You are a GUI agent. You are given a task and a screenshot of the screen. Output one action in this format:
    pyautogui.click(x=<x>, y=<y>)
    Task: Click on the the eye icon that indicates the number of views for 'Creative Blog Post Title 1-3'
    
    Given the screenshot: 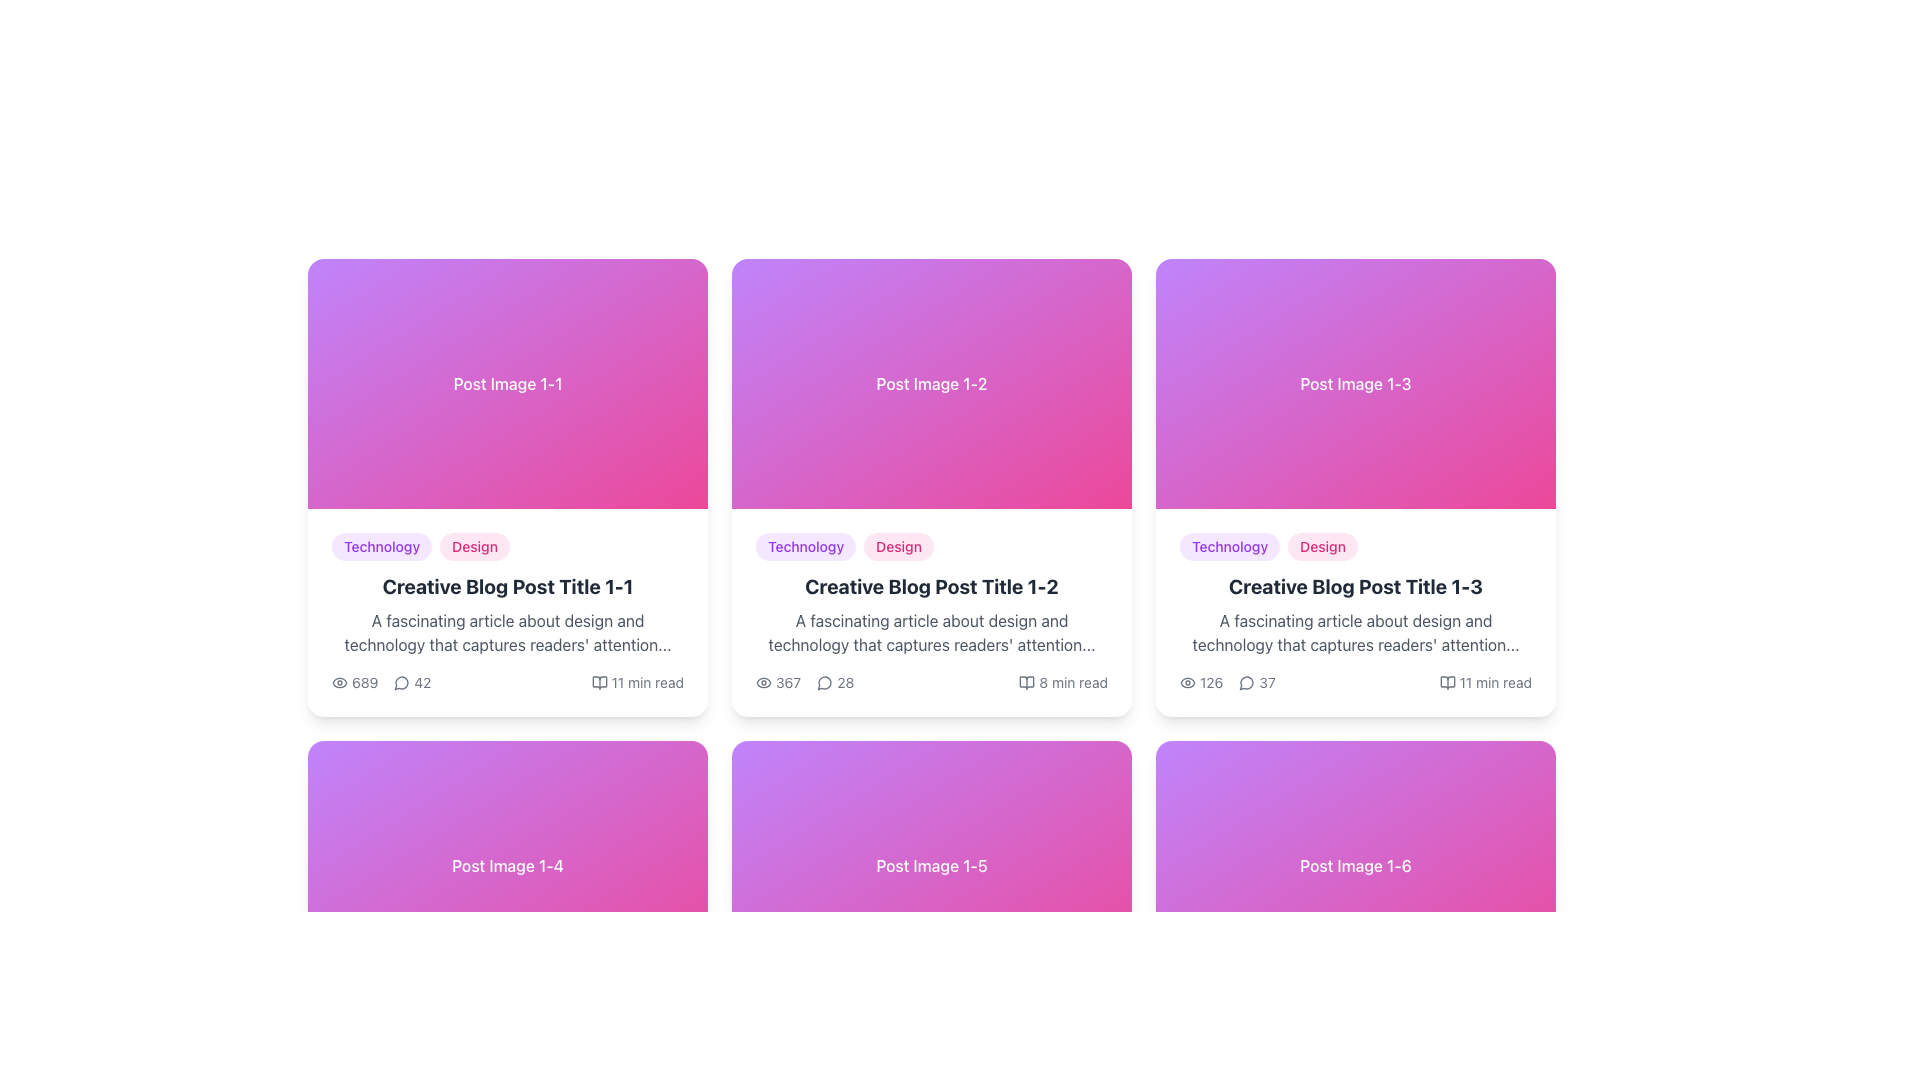 What is the action you would take?
    pyautogui.click(x=1188, y=681)
    